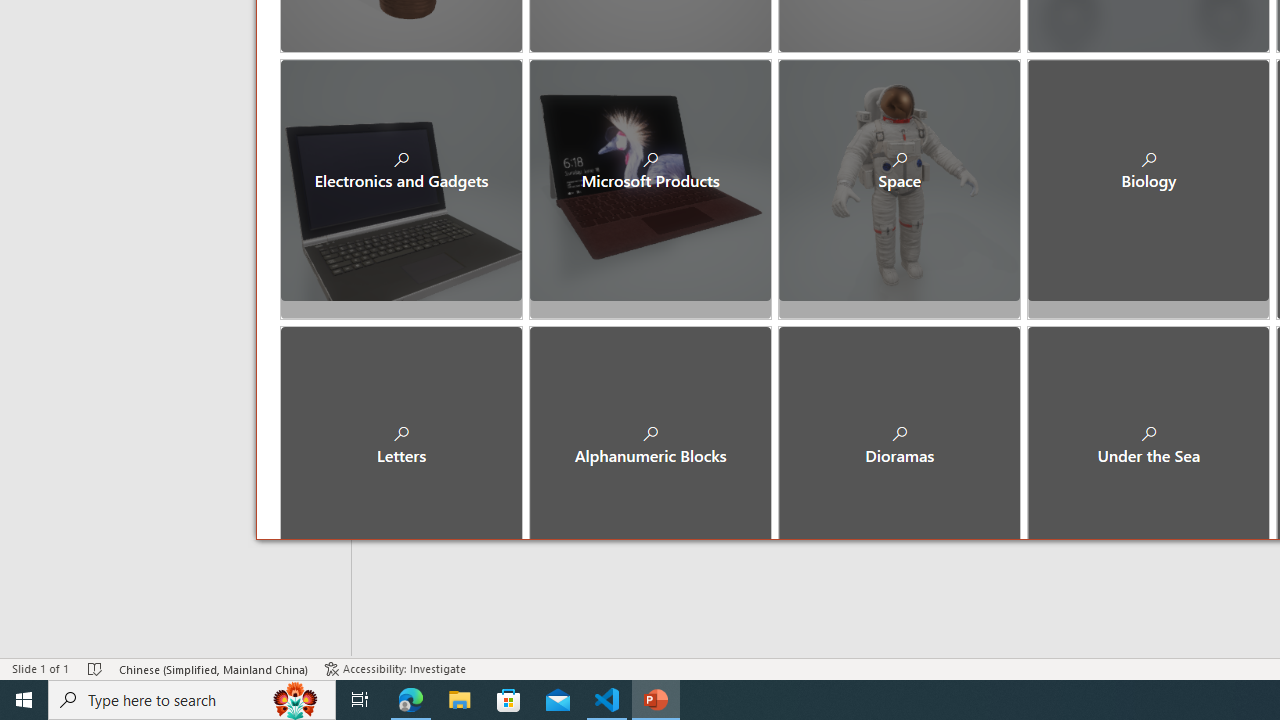 This screenshot has width=1280, height=720. I want to click on 'Microsoft Products', so click(650, 180).